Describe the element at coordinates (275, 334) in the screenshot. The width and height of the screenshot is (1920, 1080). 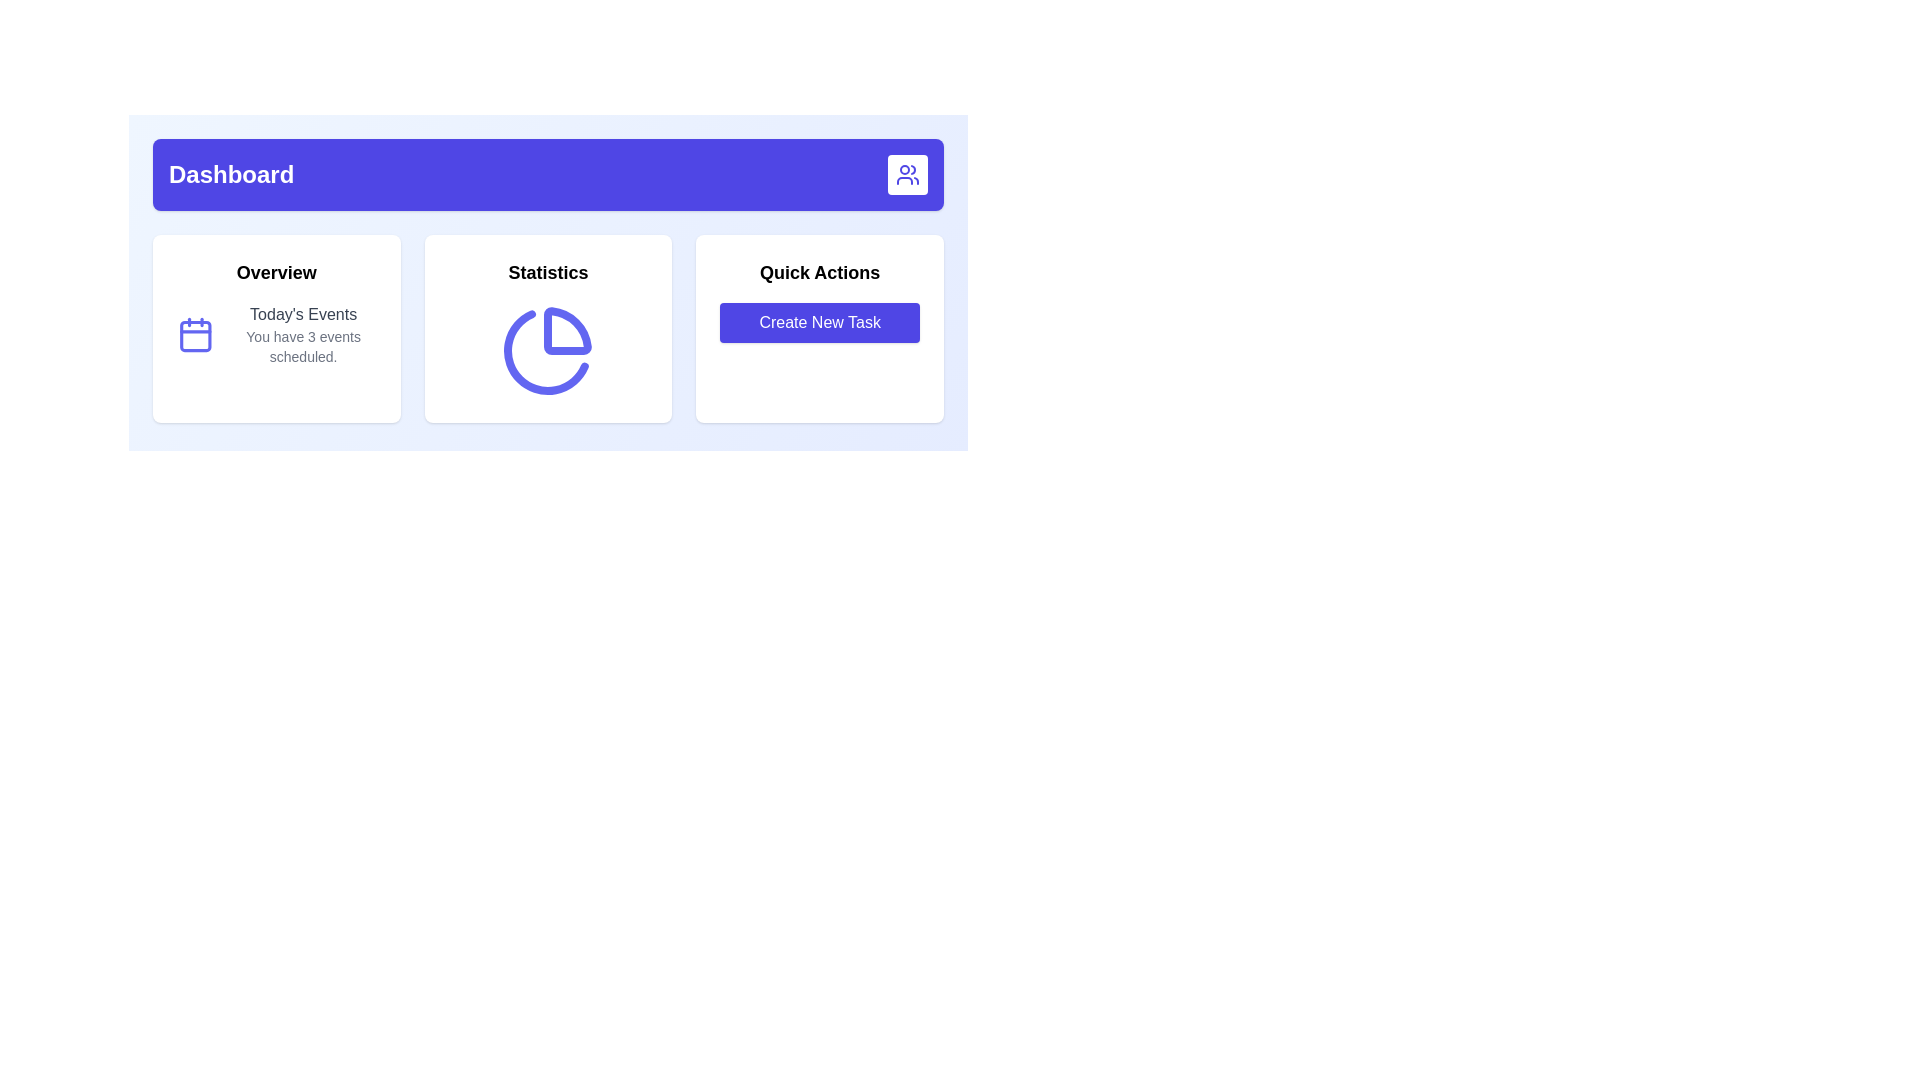
I see `text content of the Informational Widget displaying 'Today's Events' and 'You have 3 events scheduled' located in the first card under the 'Dashboard' heading` at that location.